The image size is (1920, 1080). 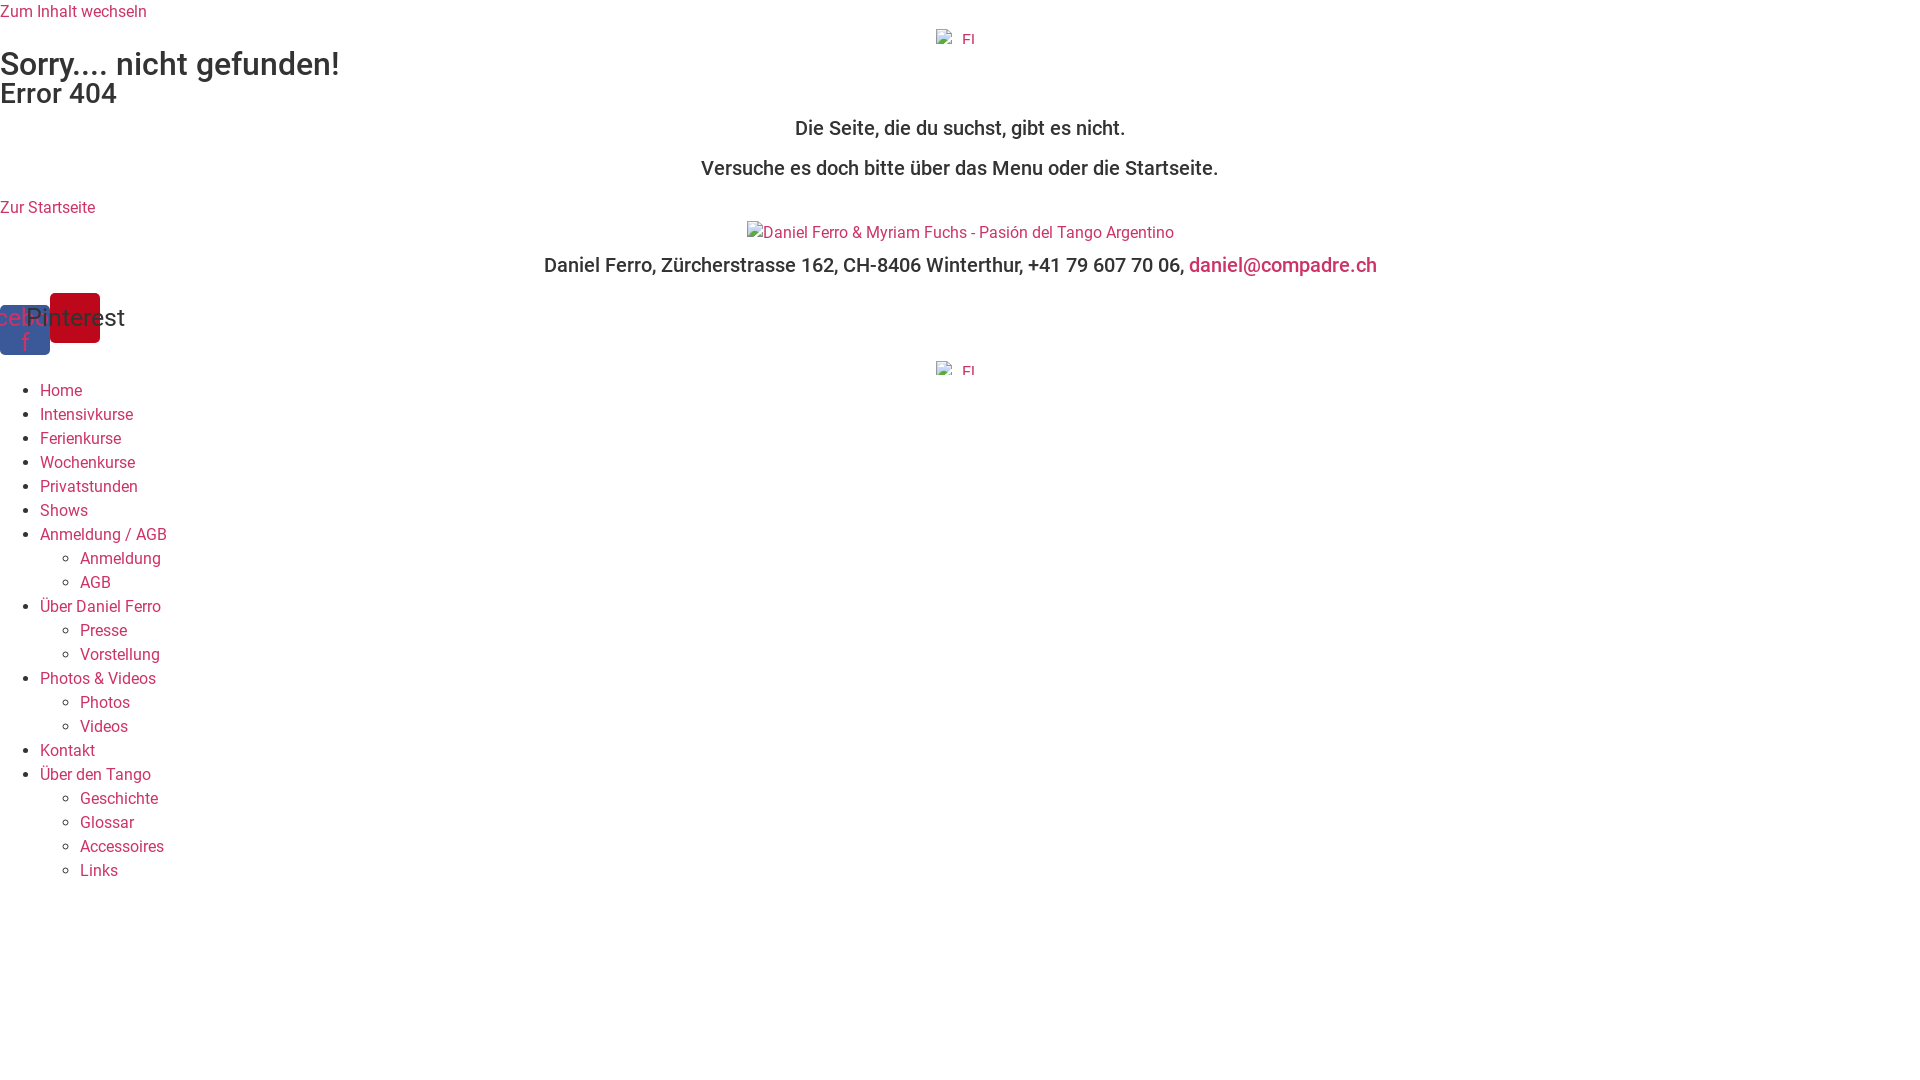 I want to click on 'Presse', so click(x=102, y=630).